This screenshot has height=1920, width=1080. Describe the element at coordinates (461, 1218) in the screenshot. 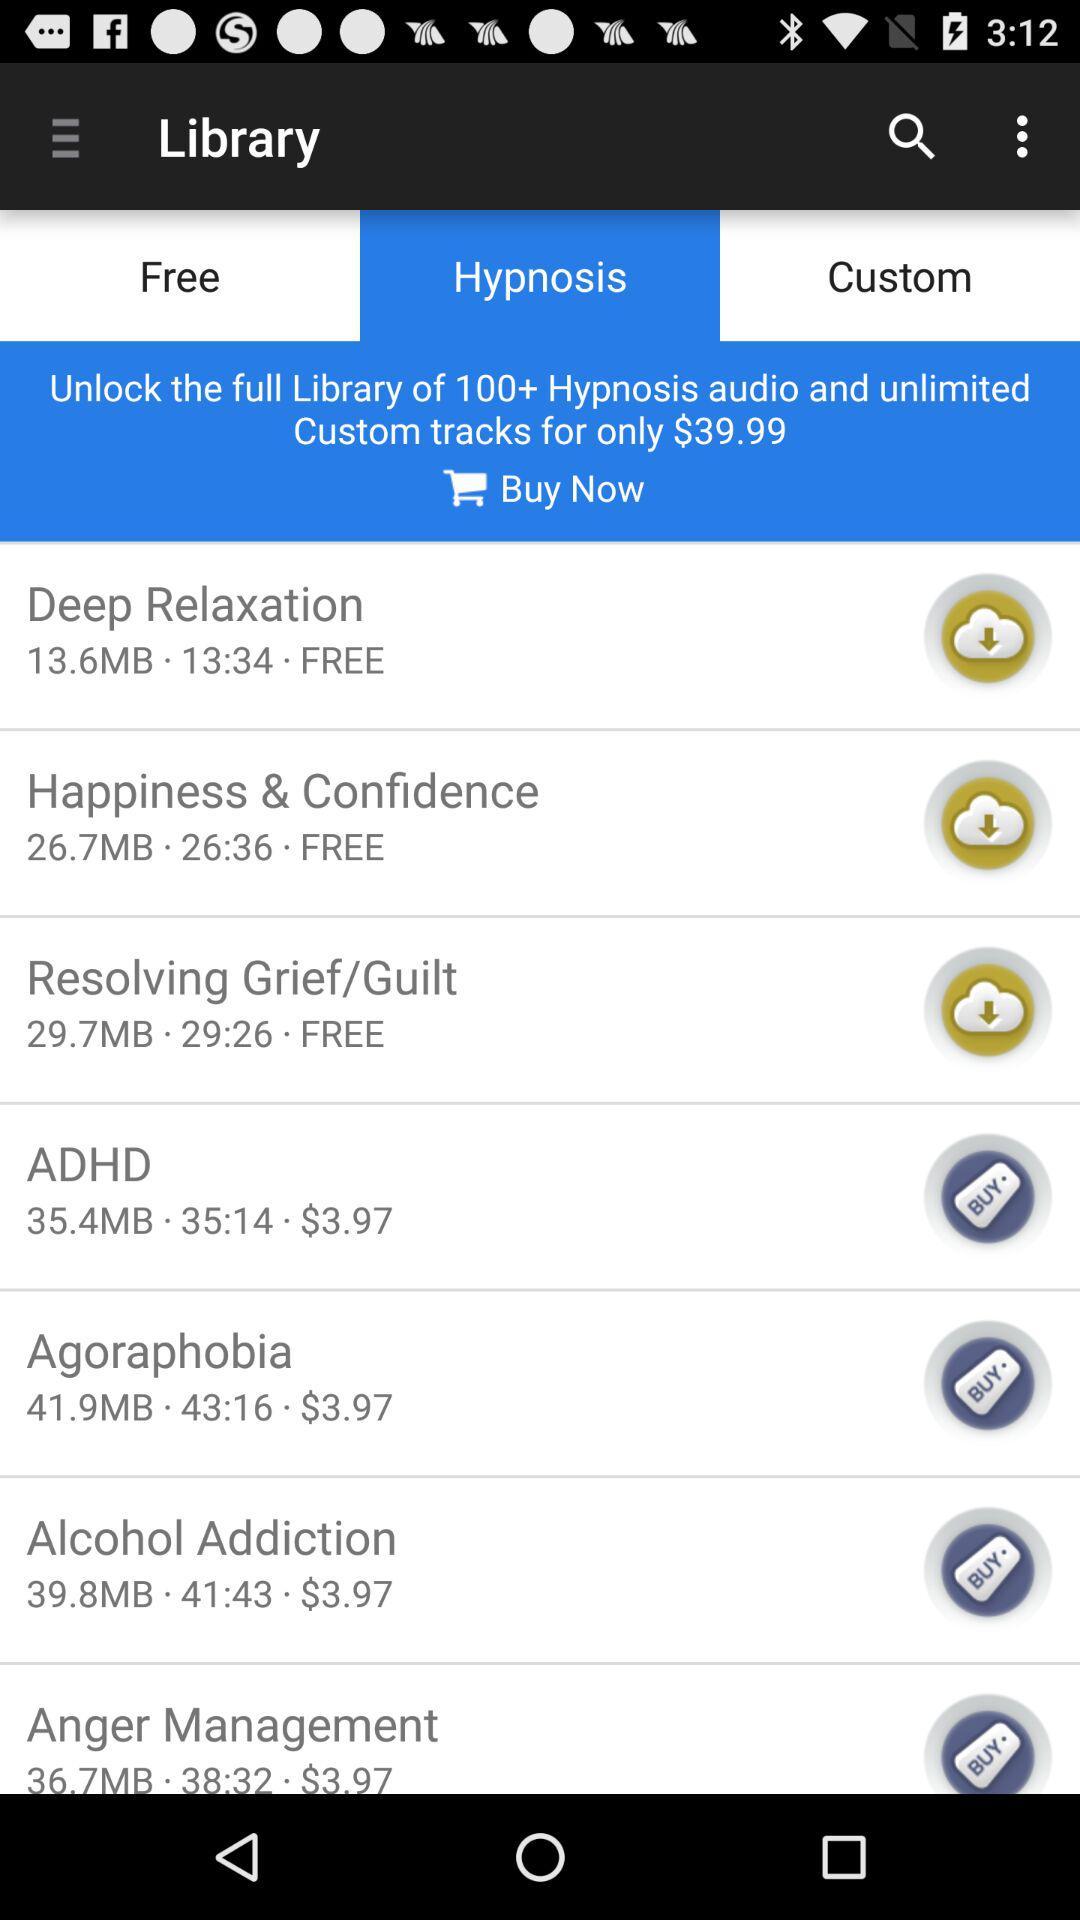

I see `35 4mb 35` at that location.